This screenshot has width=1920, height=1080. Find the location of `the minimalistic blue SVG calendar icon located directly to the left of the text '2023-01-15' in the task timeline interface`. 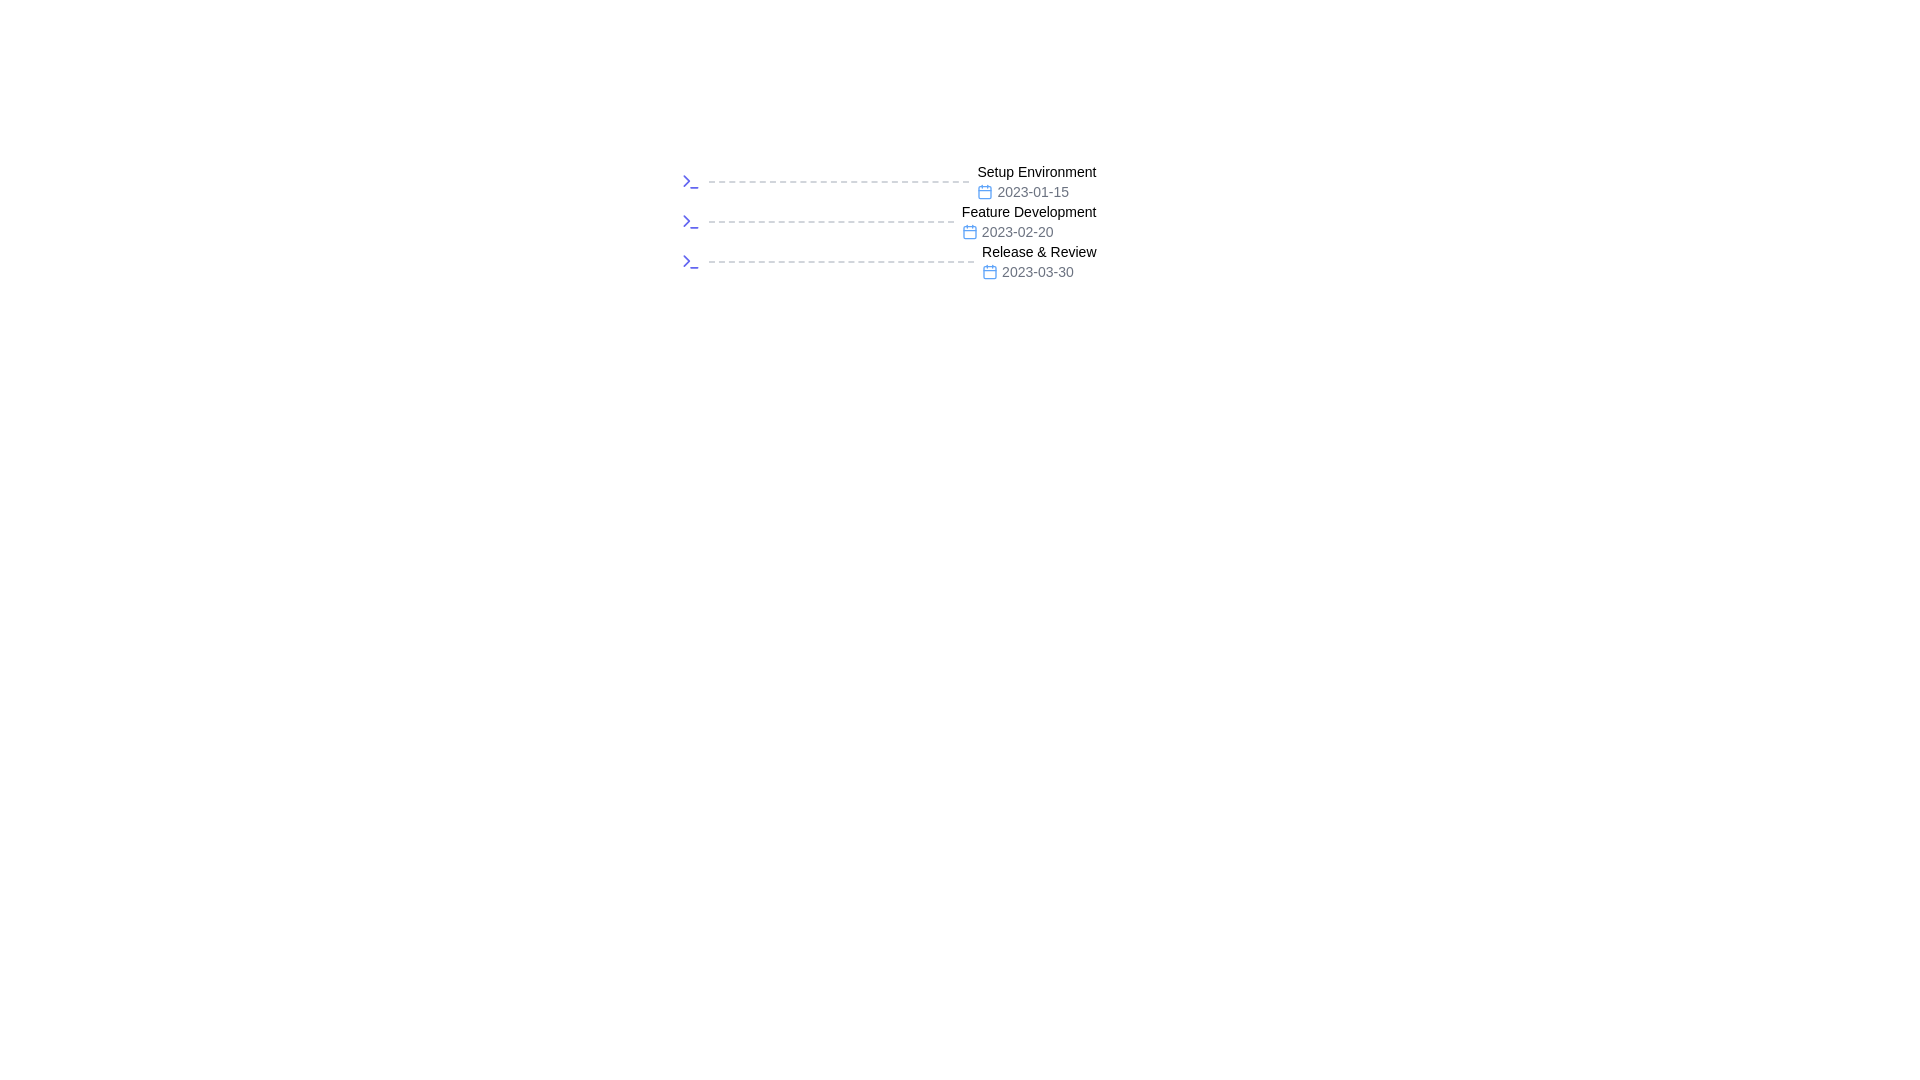

the minimalistic blue SVG calendar icon located directly to the left of the text '2023-01-15' in the task timeline interface is located at coordinates (985, 192).